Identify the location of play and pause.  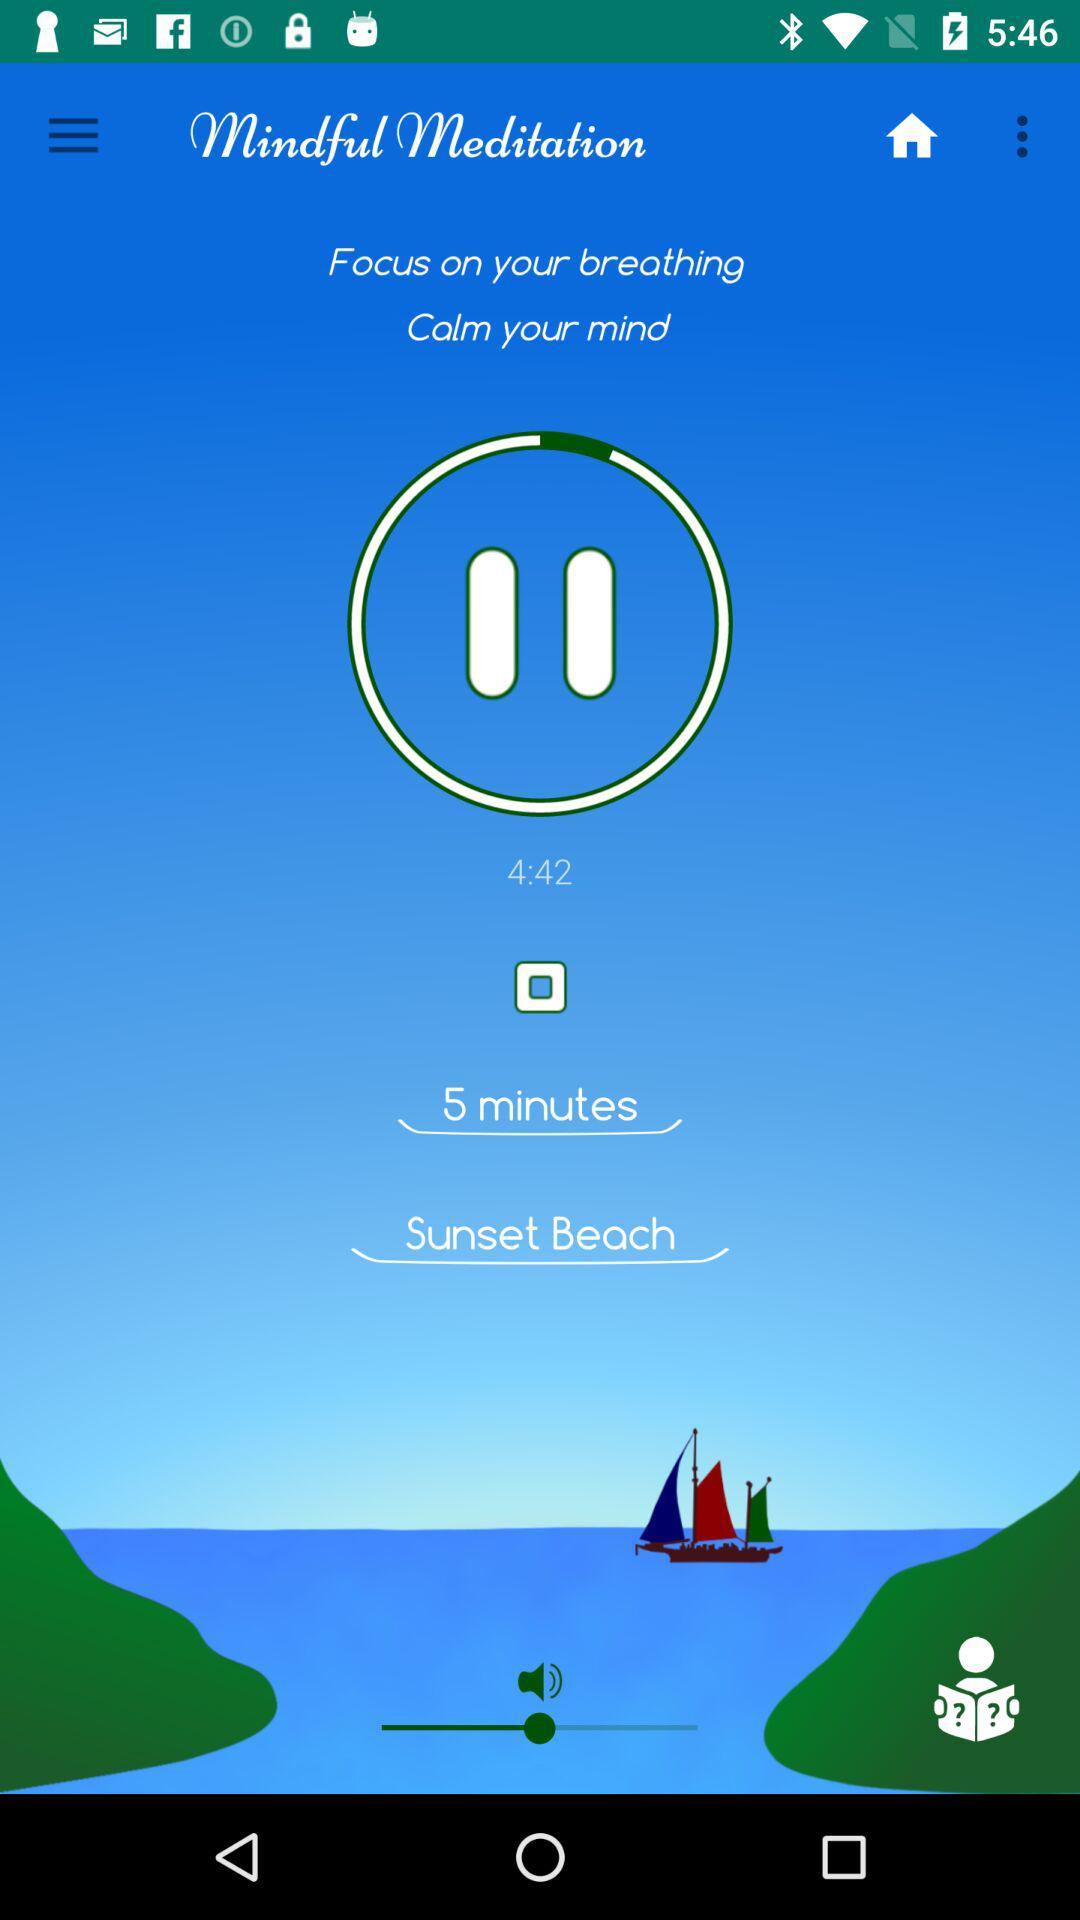
(540, 623).